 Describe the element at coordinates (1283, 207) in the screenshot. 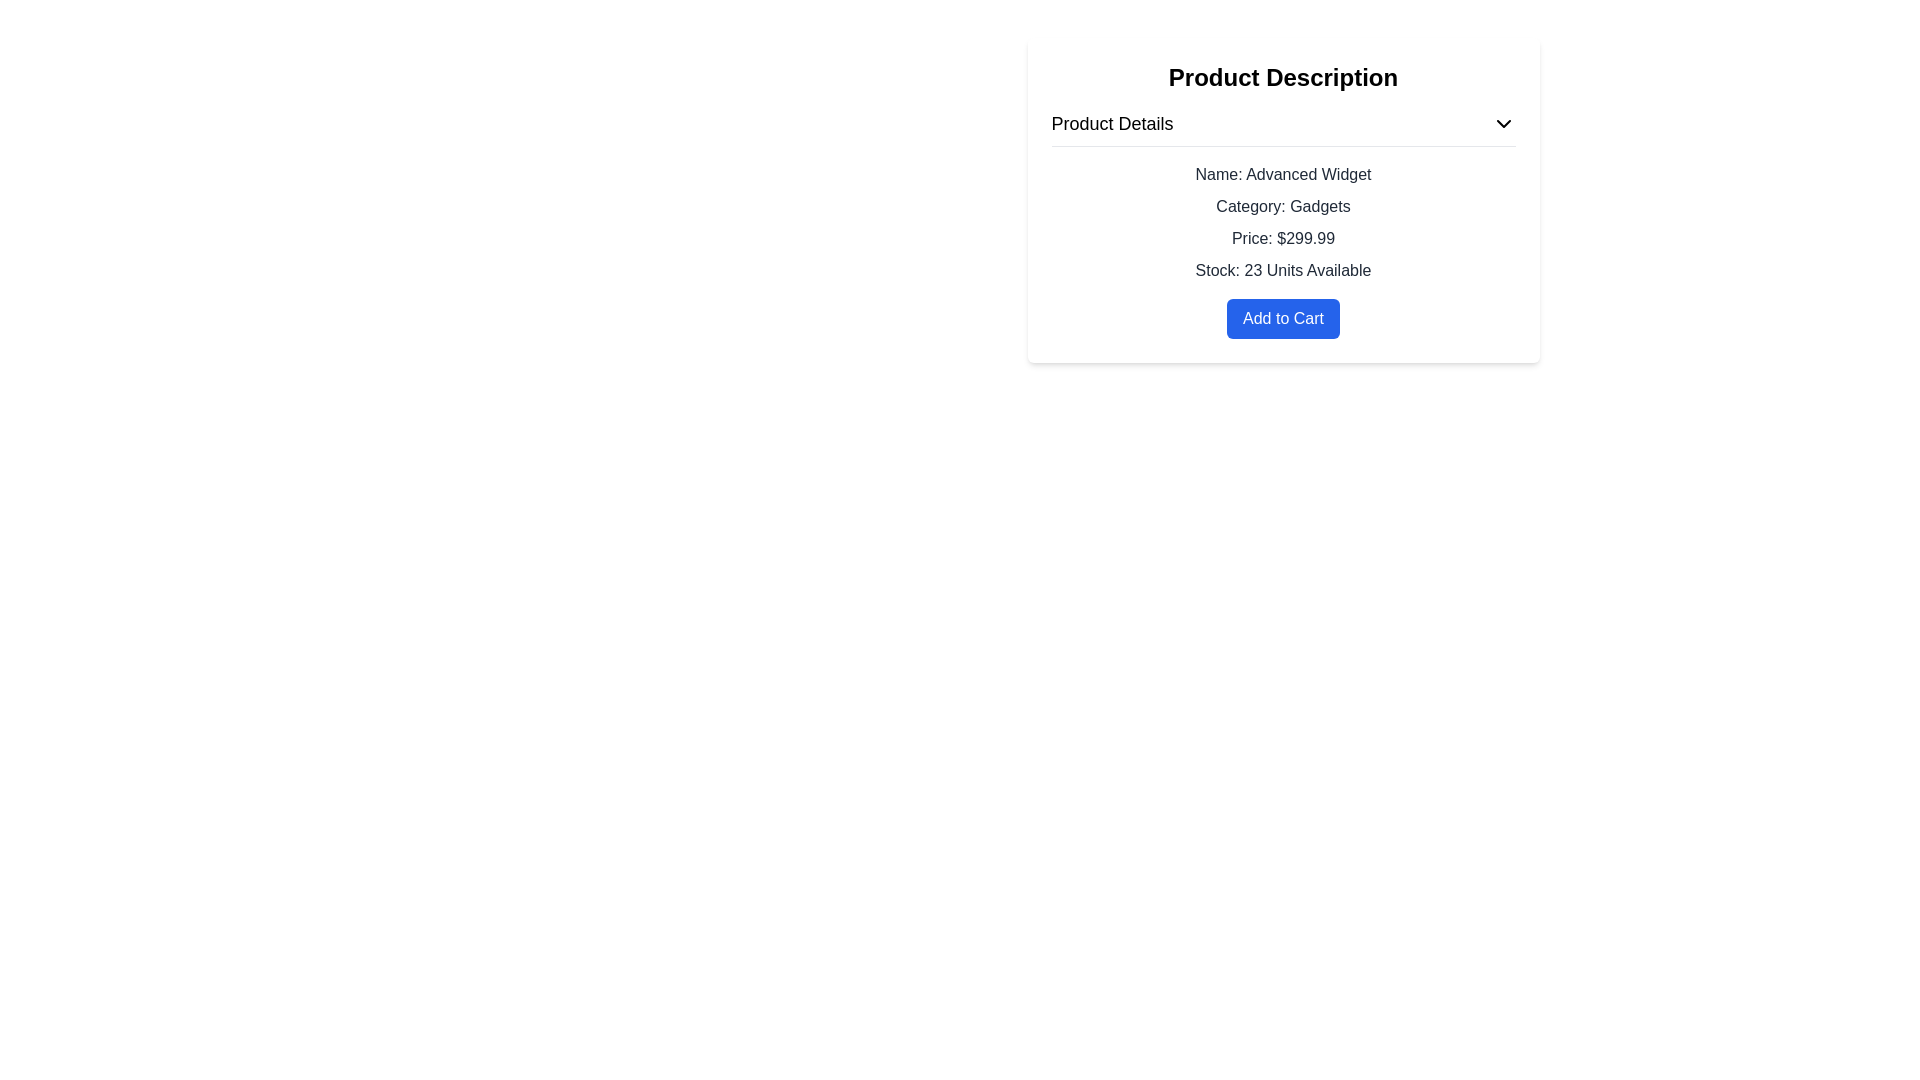

I see `text from the element displaying 'Category: Gadgets', which is the second entry in the product description section, below 'Name: Advanced Widget'` at that location.